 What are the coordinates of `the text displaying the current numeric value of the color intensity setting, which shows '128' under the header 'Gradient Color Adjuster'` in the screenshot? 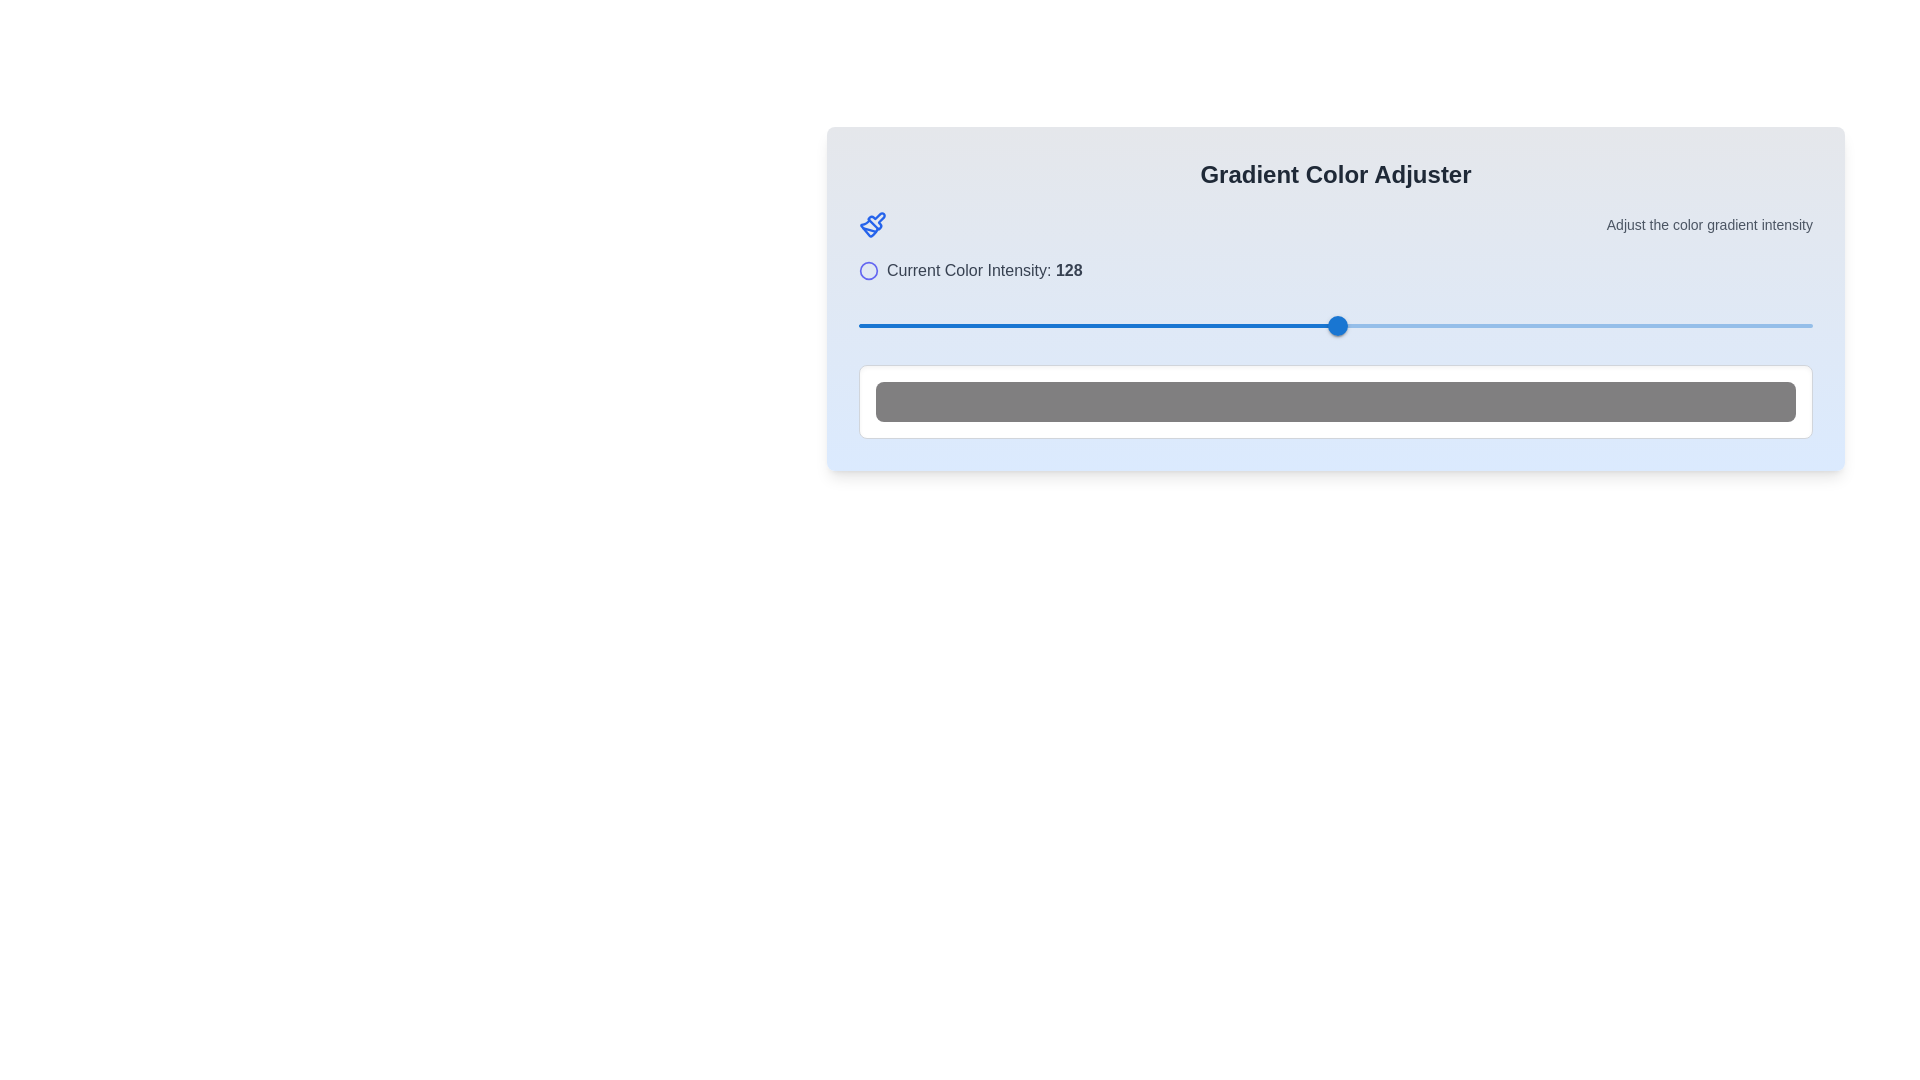 It's located at (1068, 270).